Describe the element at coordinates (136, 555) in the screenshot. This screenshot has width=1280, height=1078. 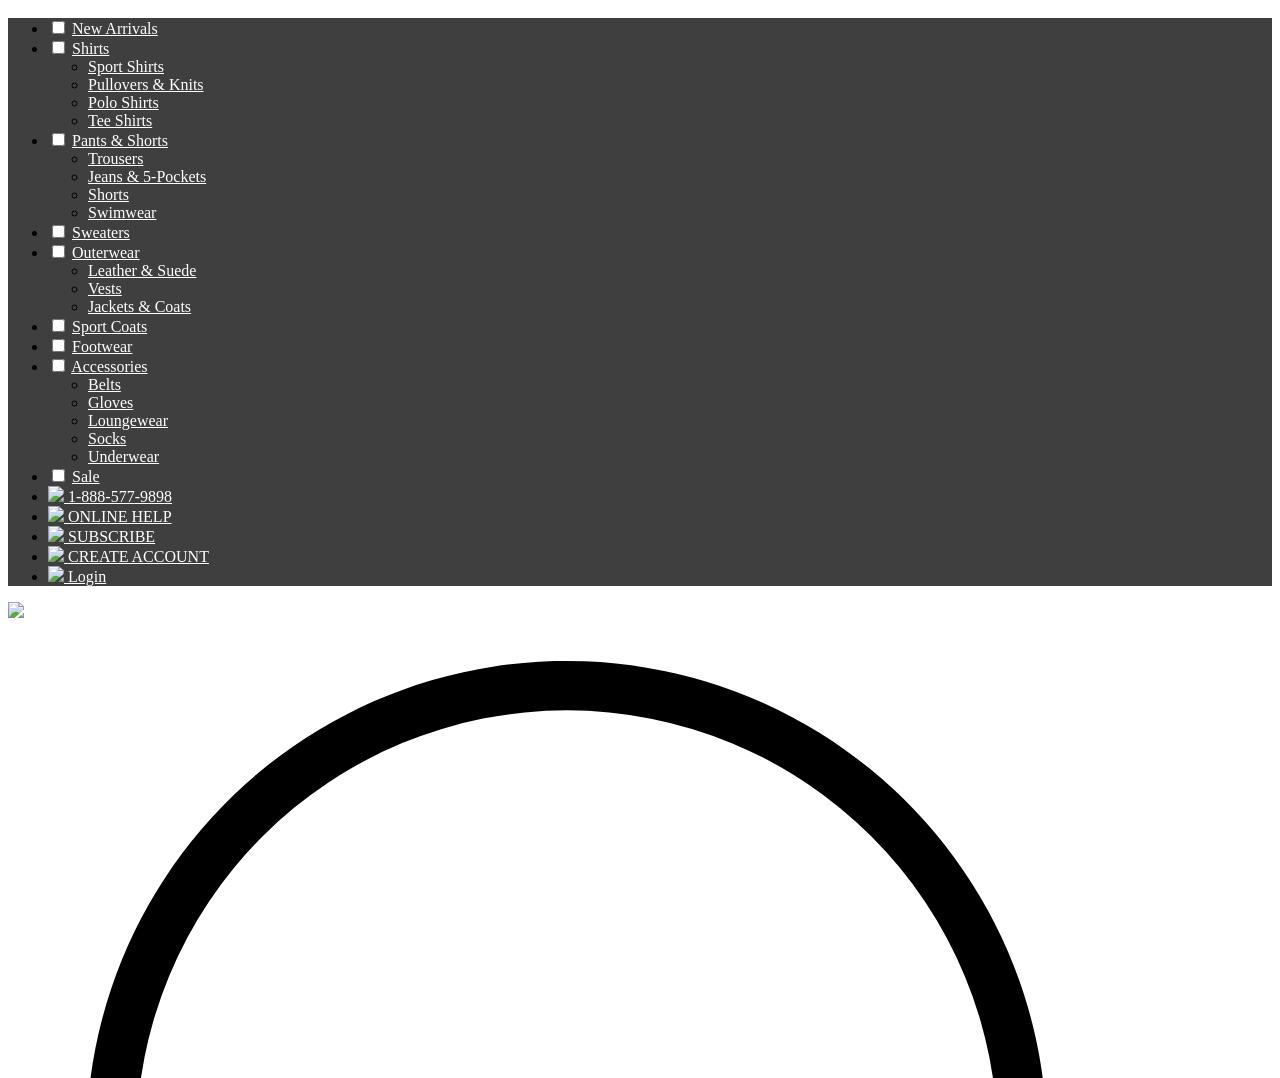
I see `'CREATE ACCOUNT'` at that location.